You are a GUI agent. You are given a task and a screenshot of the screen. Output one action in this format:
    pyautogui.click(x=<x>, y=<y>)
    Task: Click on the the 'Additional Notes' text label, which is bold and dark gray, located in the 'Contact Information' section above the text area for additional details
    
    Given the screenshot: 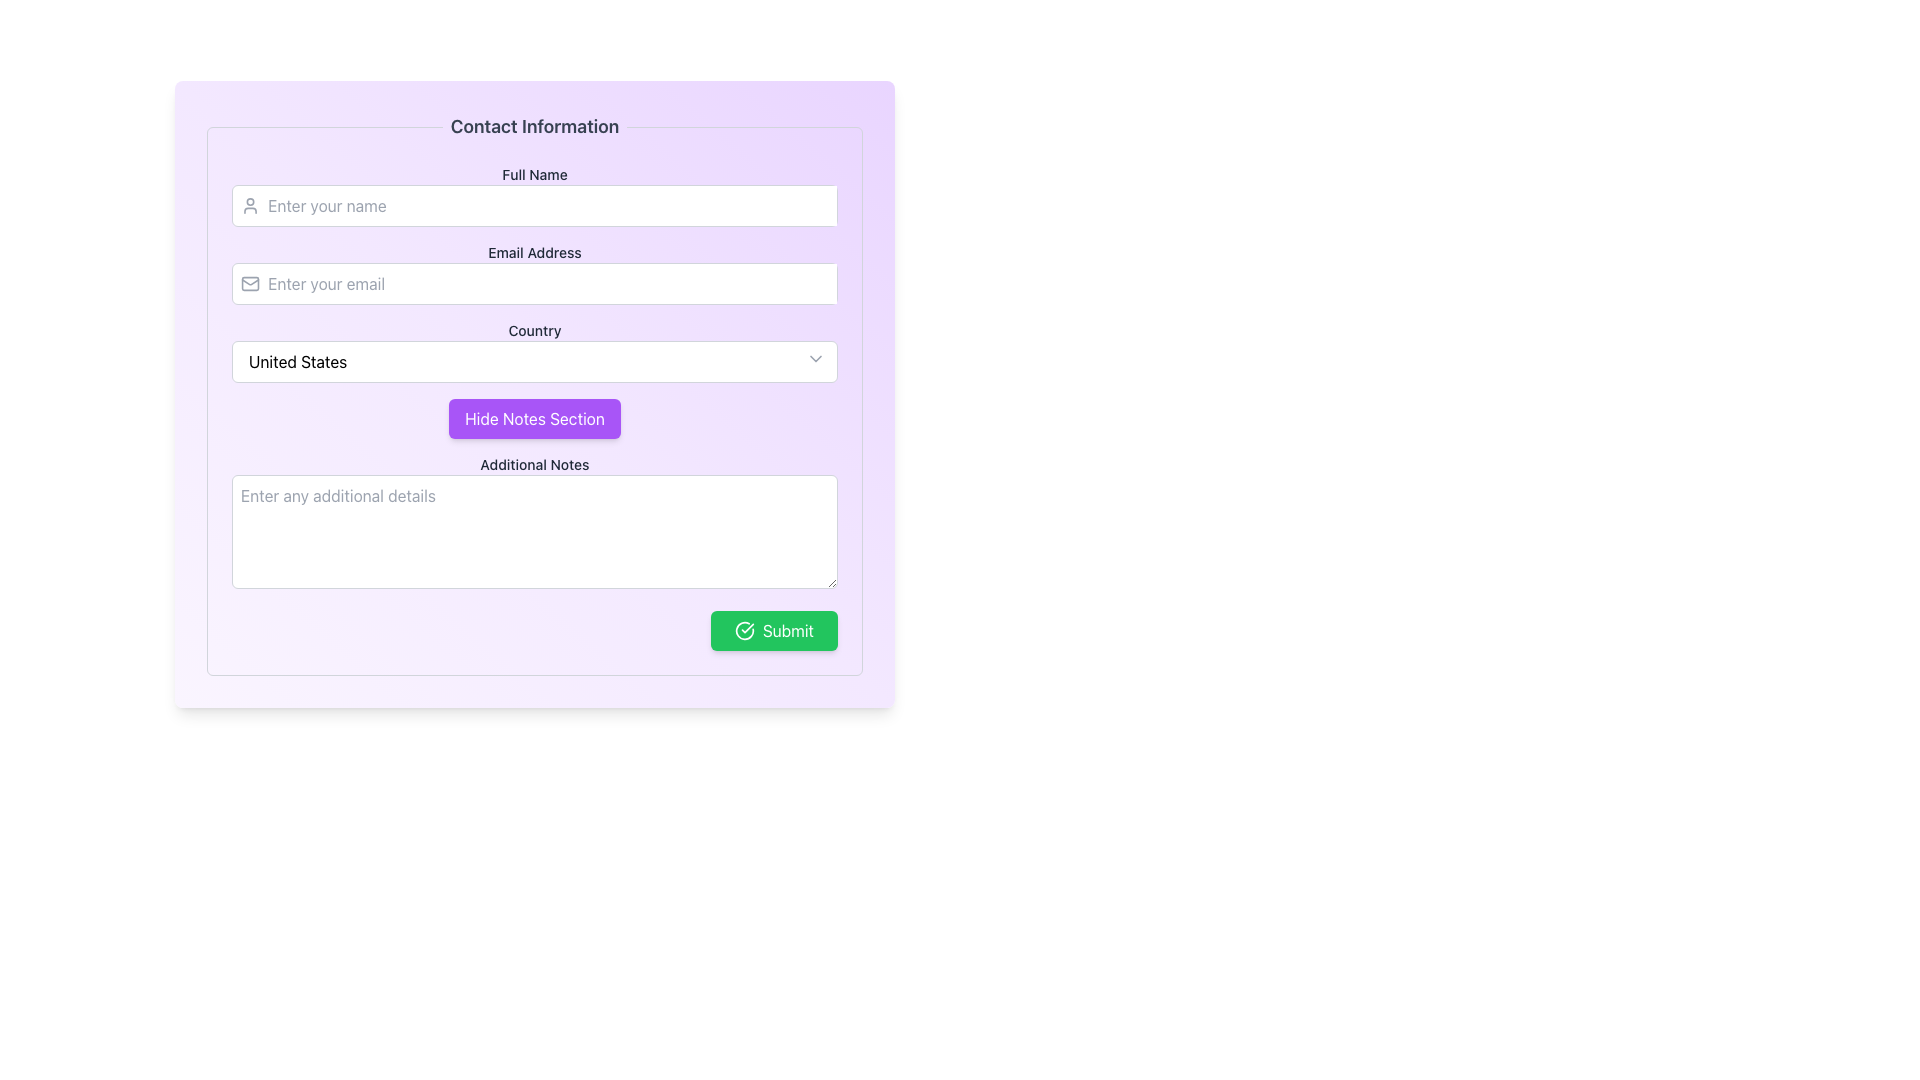 What is the action you would take?
    pyautogui.click(x=534, y=465)
    